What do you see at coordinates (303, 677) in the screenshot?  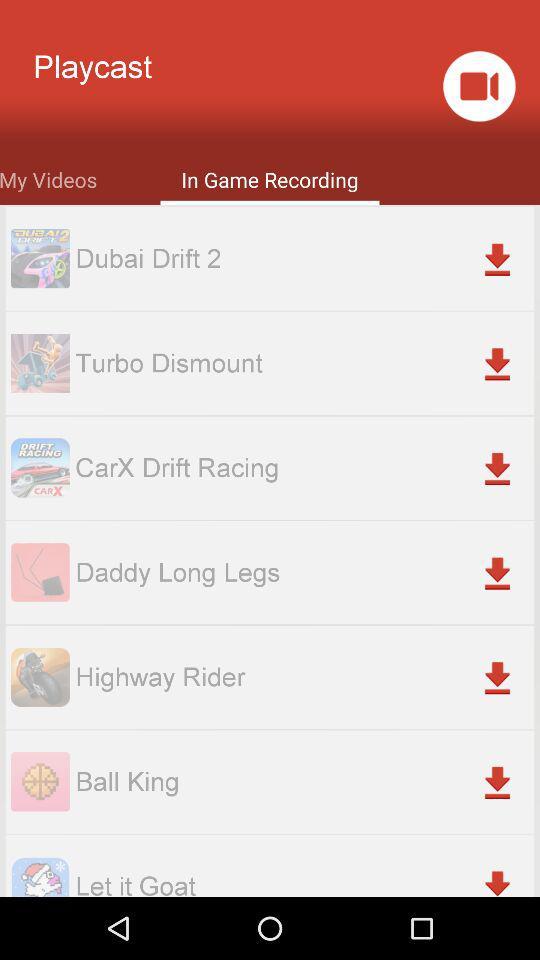 I see `highway rider icon` at bounding box center [303, 677].